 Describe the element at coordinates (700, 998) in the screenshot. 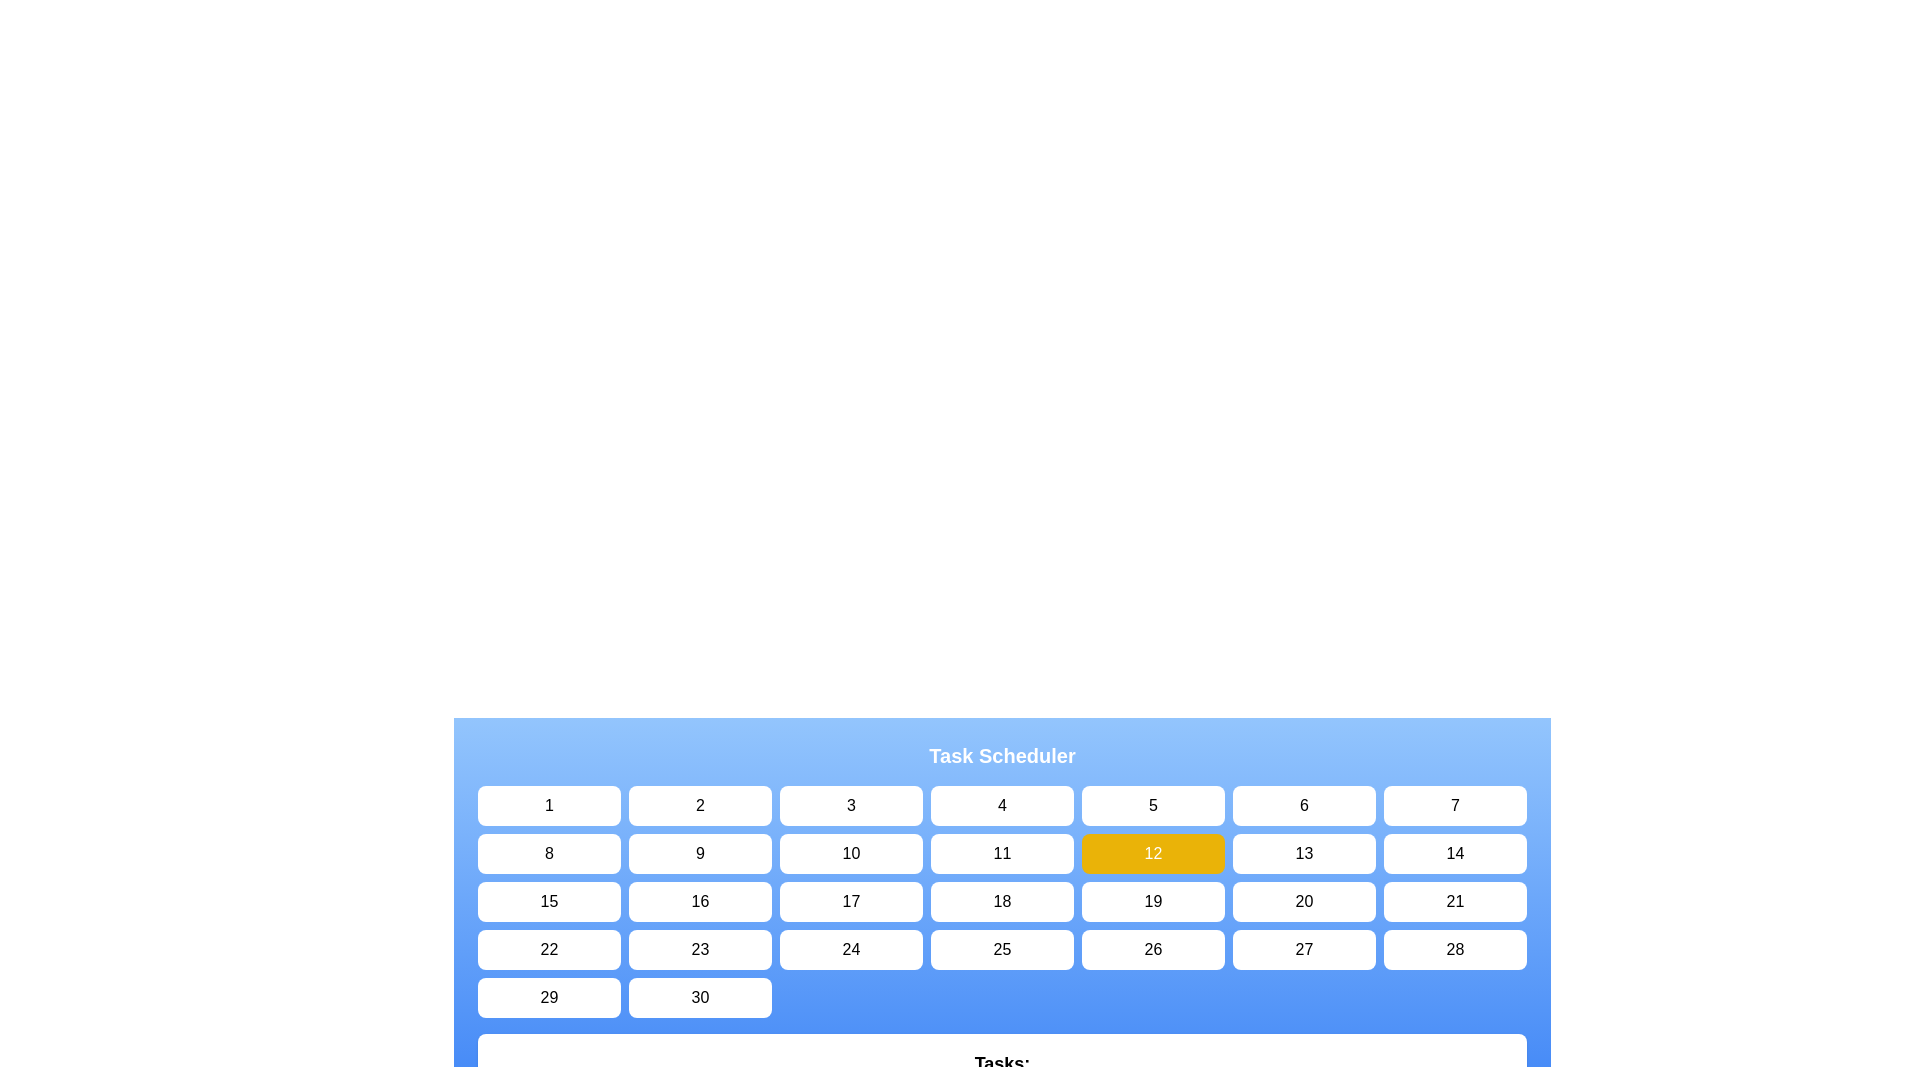

I see `the button displaying the number '30' located at the bottom-right corner of the grid` at that location.